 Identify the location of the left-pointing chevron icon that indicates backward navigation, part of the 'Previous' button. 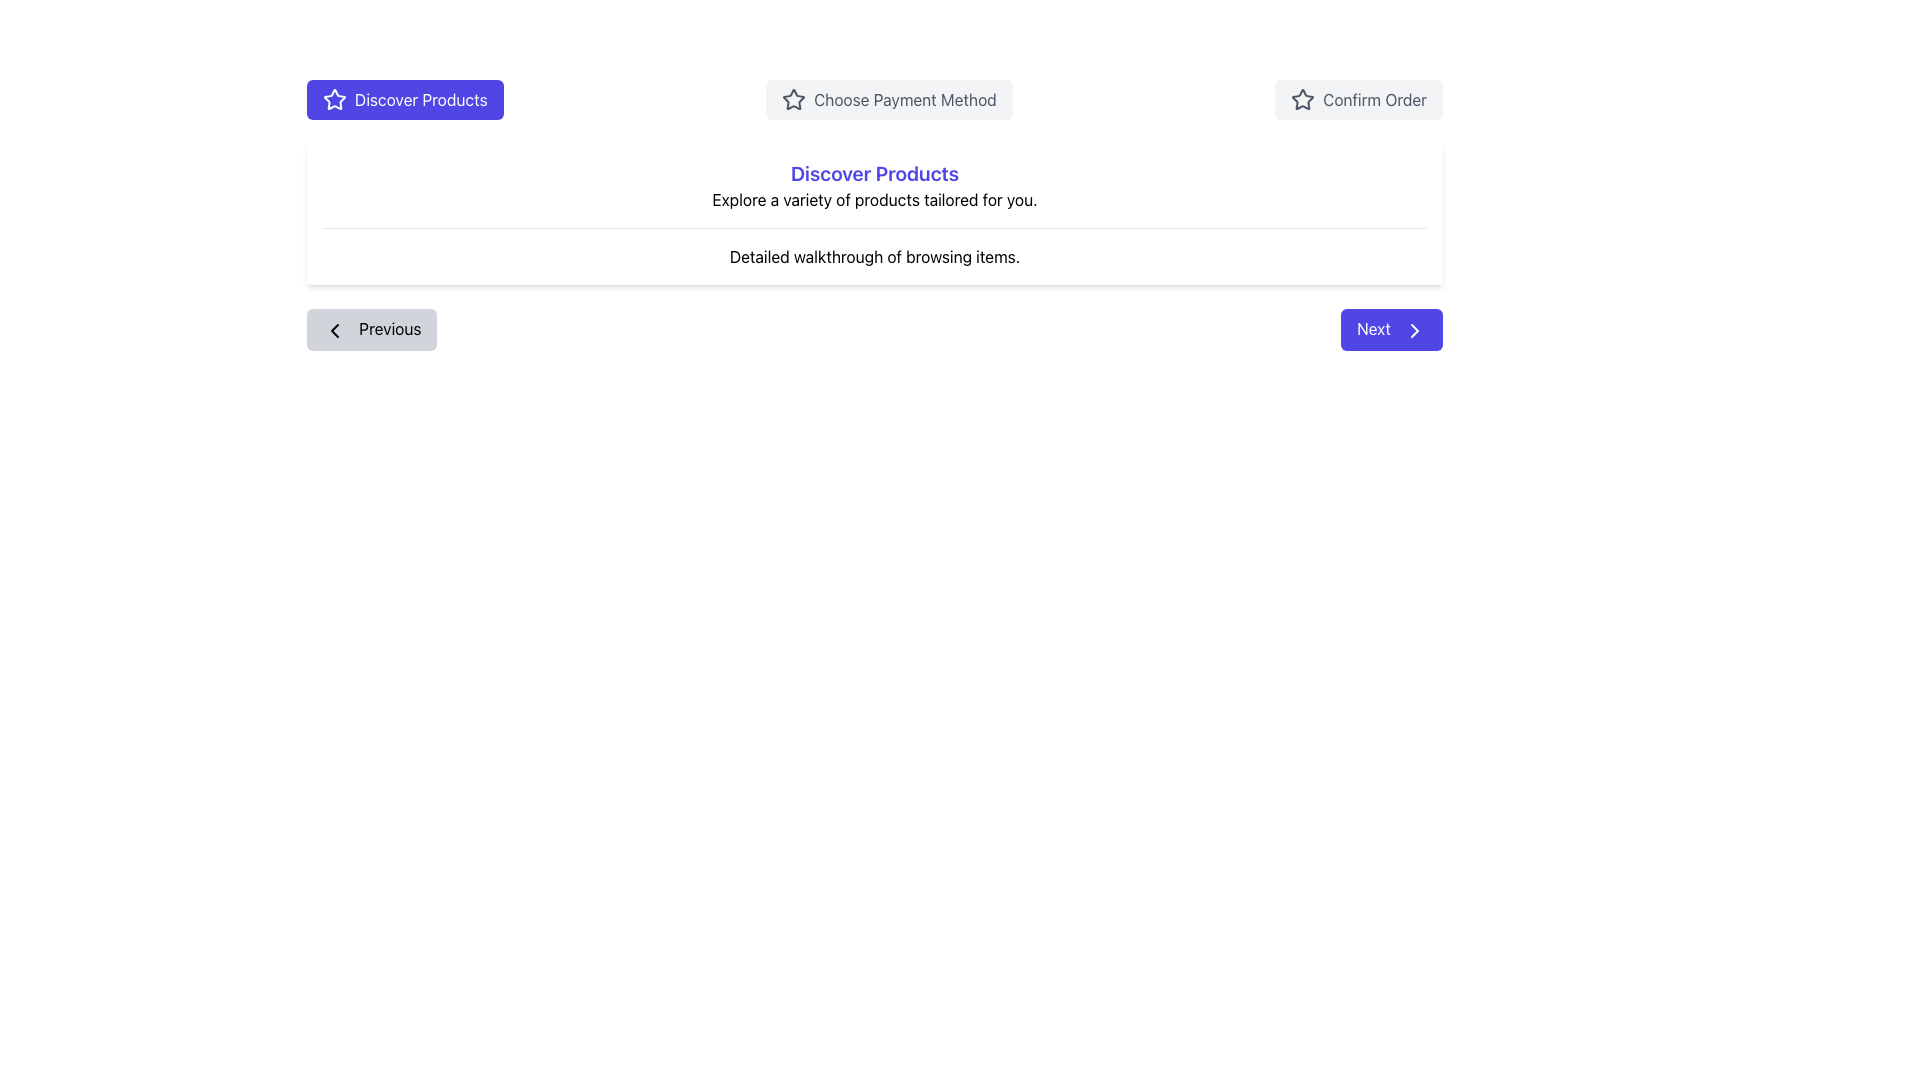
(335, 329).